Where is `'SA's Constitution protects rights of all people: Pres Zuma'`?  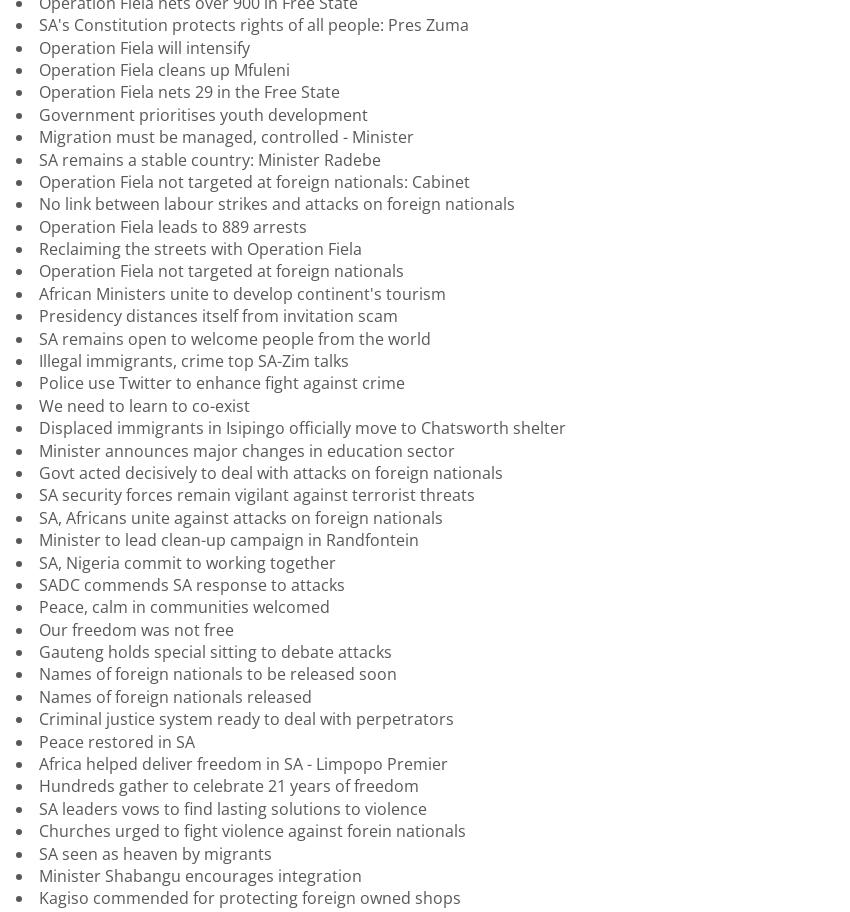 'SA's Constitution protects rights of all people: Pres Zuma' is located at coordinates (253, 24).